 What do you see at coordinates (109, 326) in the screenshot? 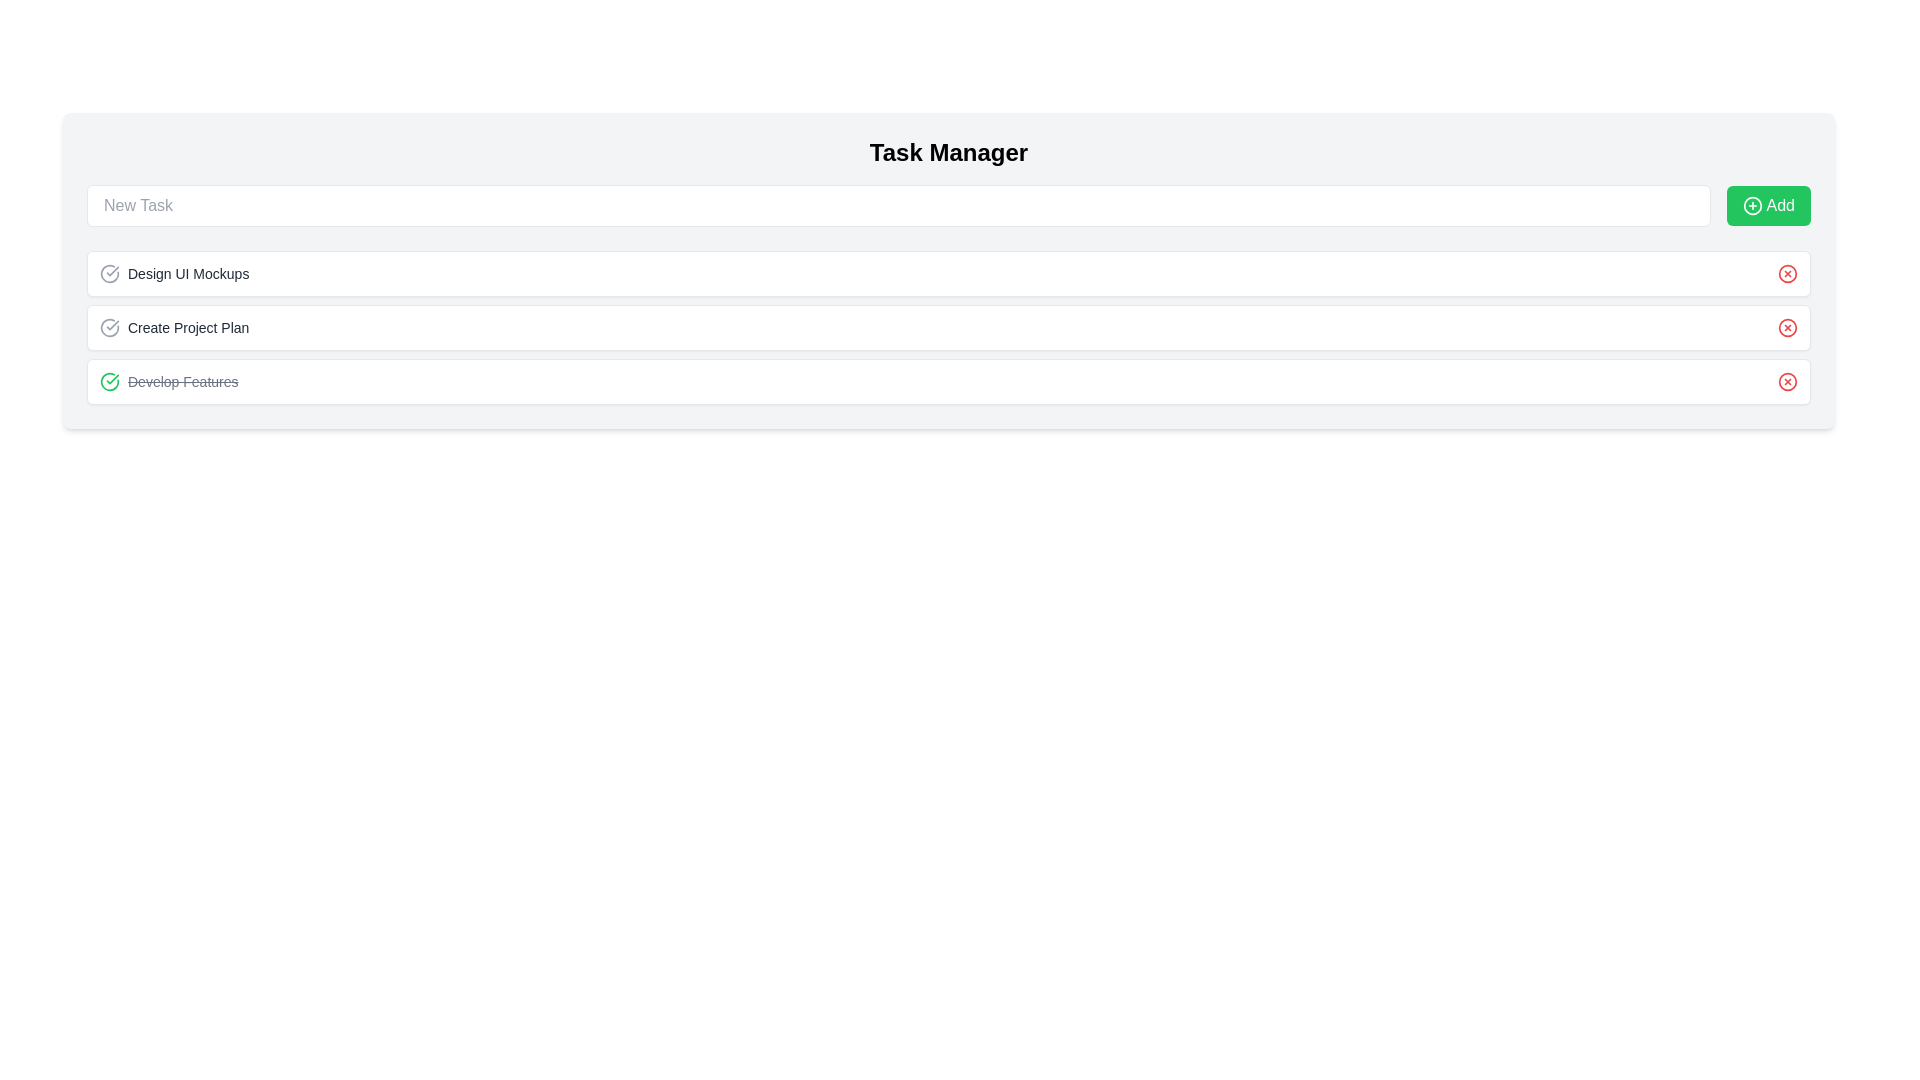
I see `the status icon located to the left of the 'Create Project Plan' text label in the second entry of the task management interface` at bounding box center [109, 326].